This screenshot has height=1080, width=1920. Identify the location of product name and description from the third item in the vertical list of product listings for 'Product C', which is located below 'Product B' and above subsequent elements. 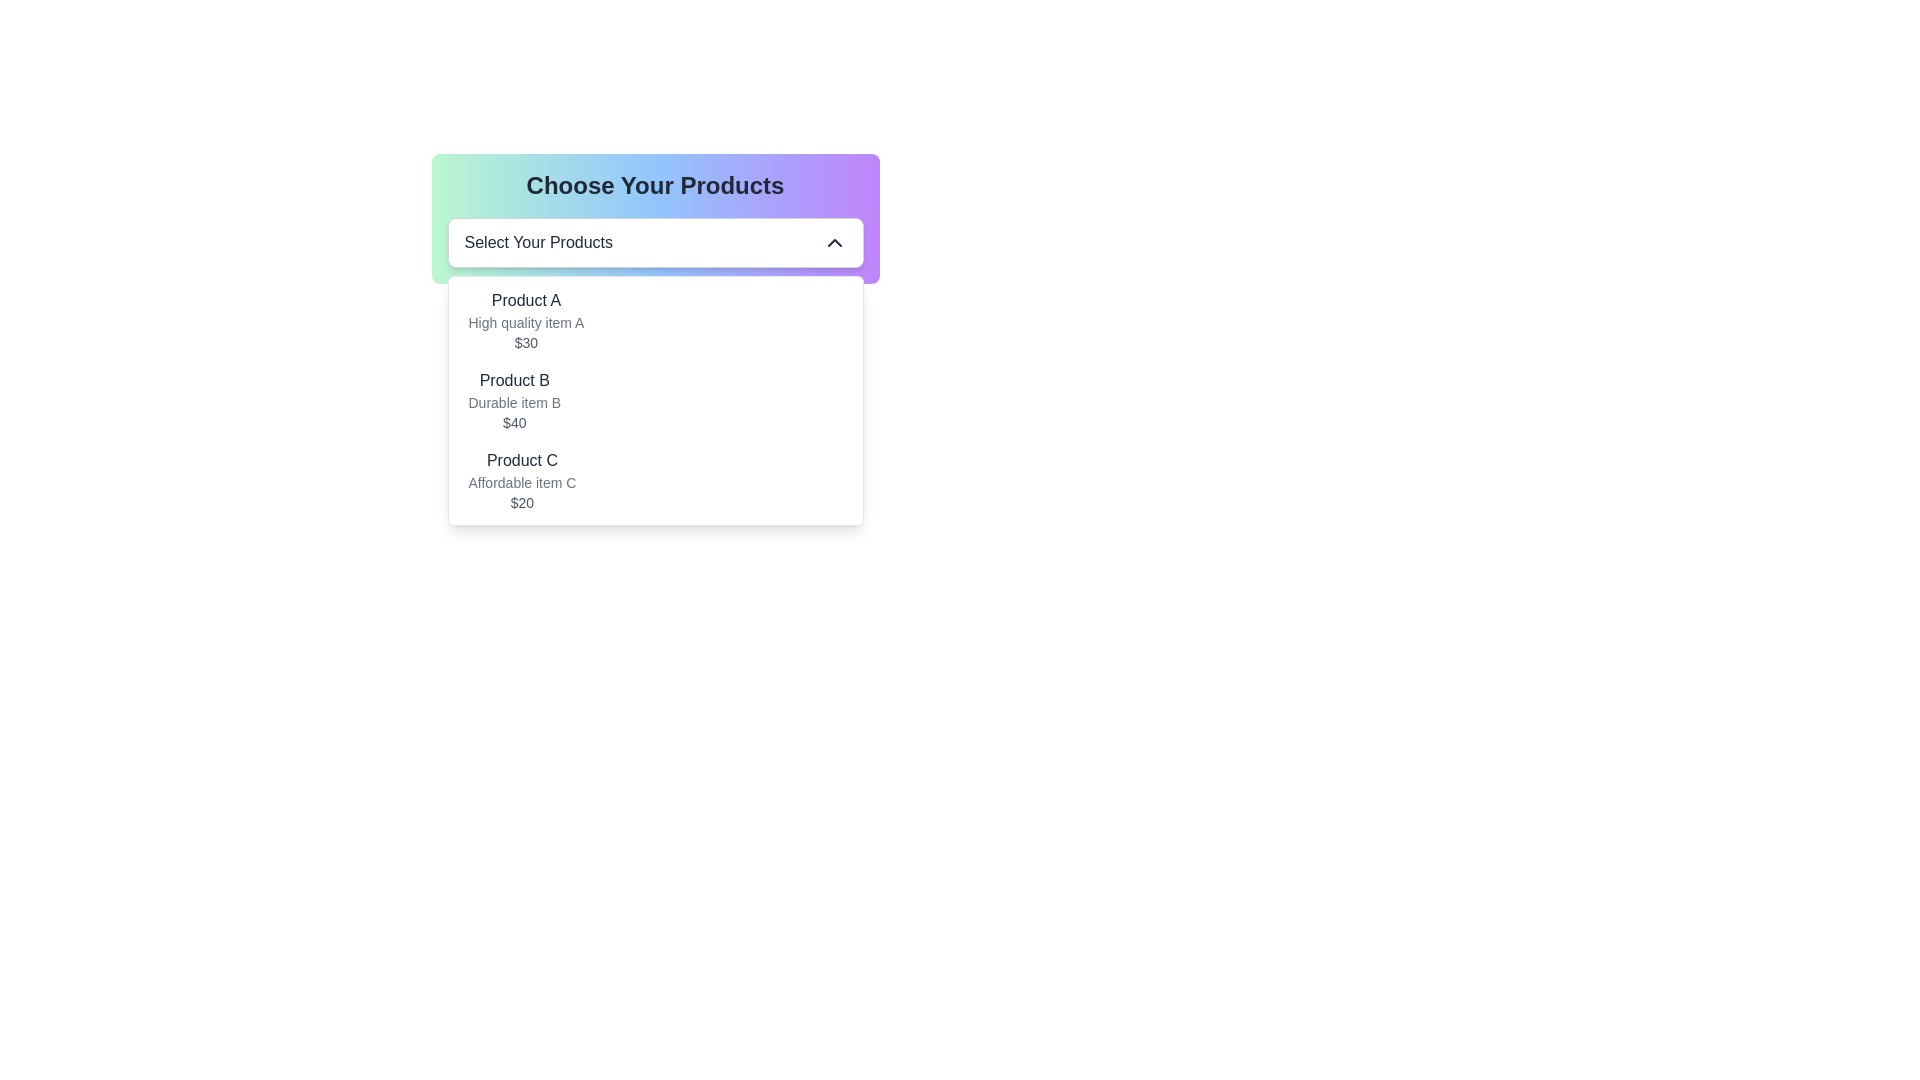
(655, 481).